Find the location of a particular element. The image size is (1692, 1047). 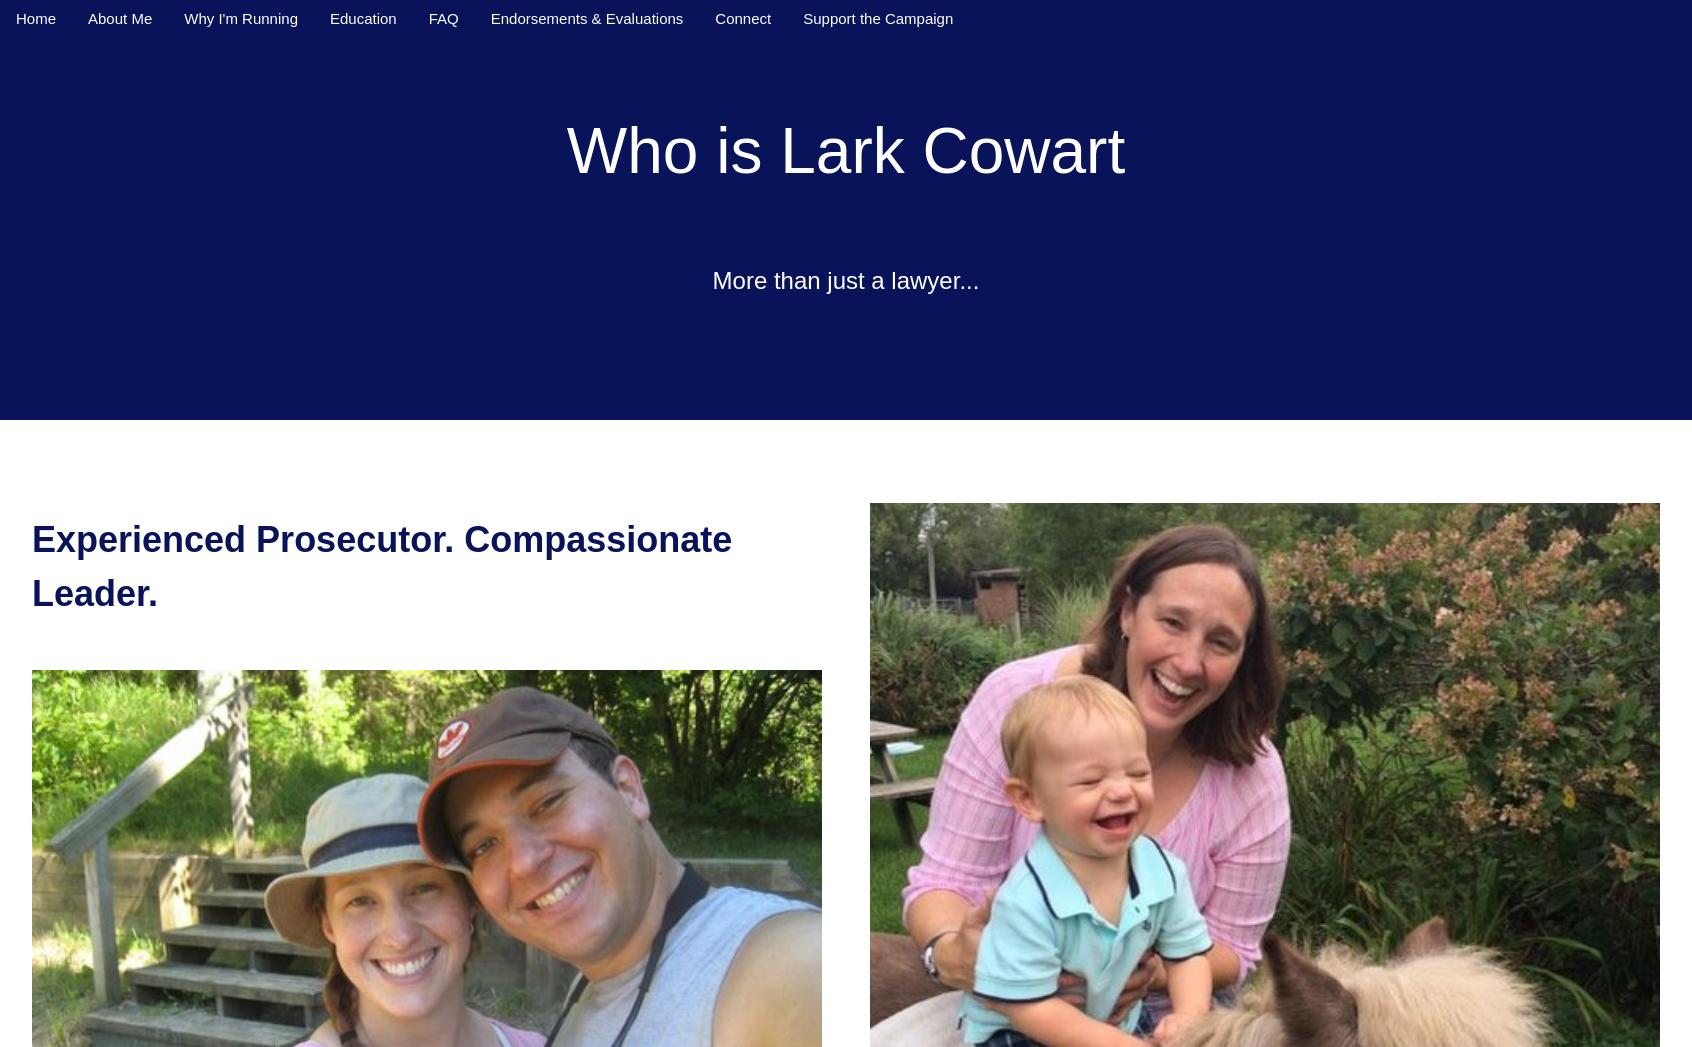

'Why I'm Running' is located at coordinates (240, 17).